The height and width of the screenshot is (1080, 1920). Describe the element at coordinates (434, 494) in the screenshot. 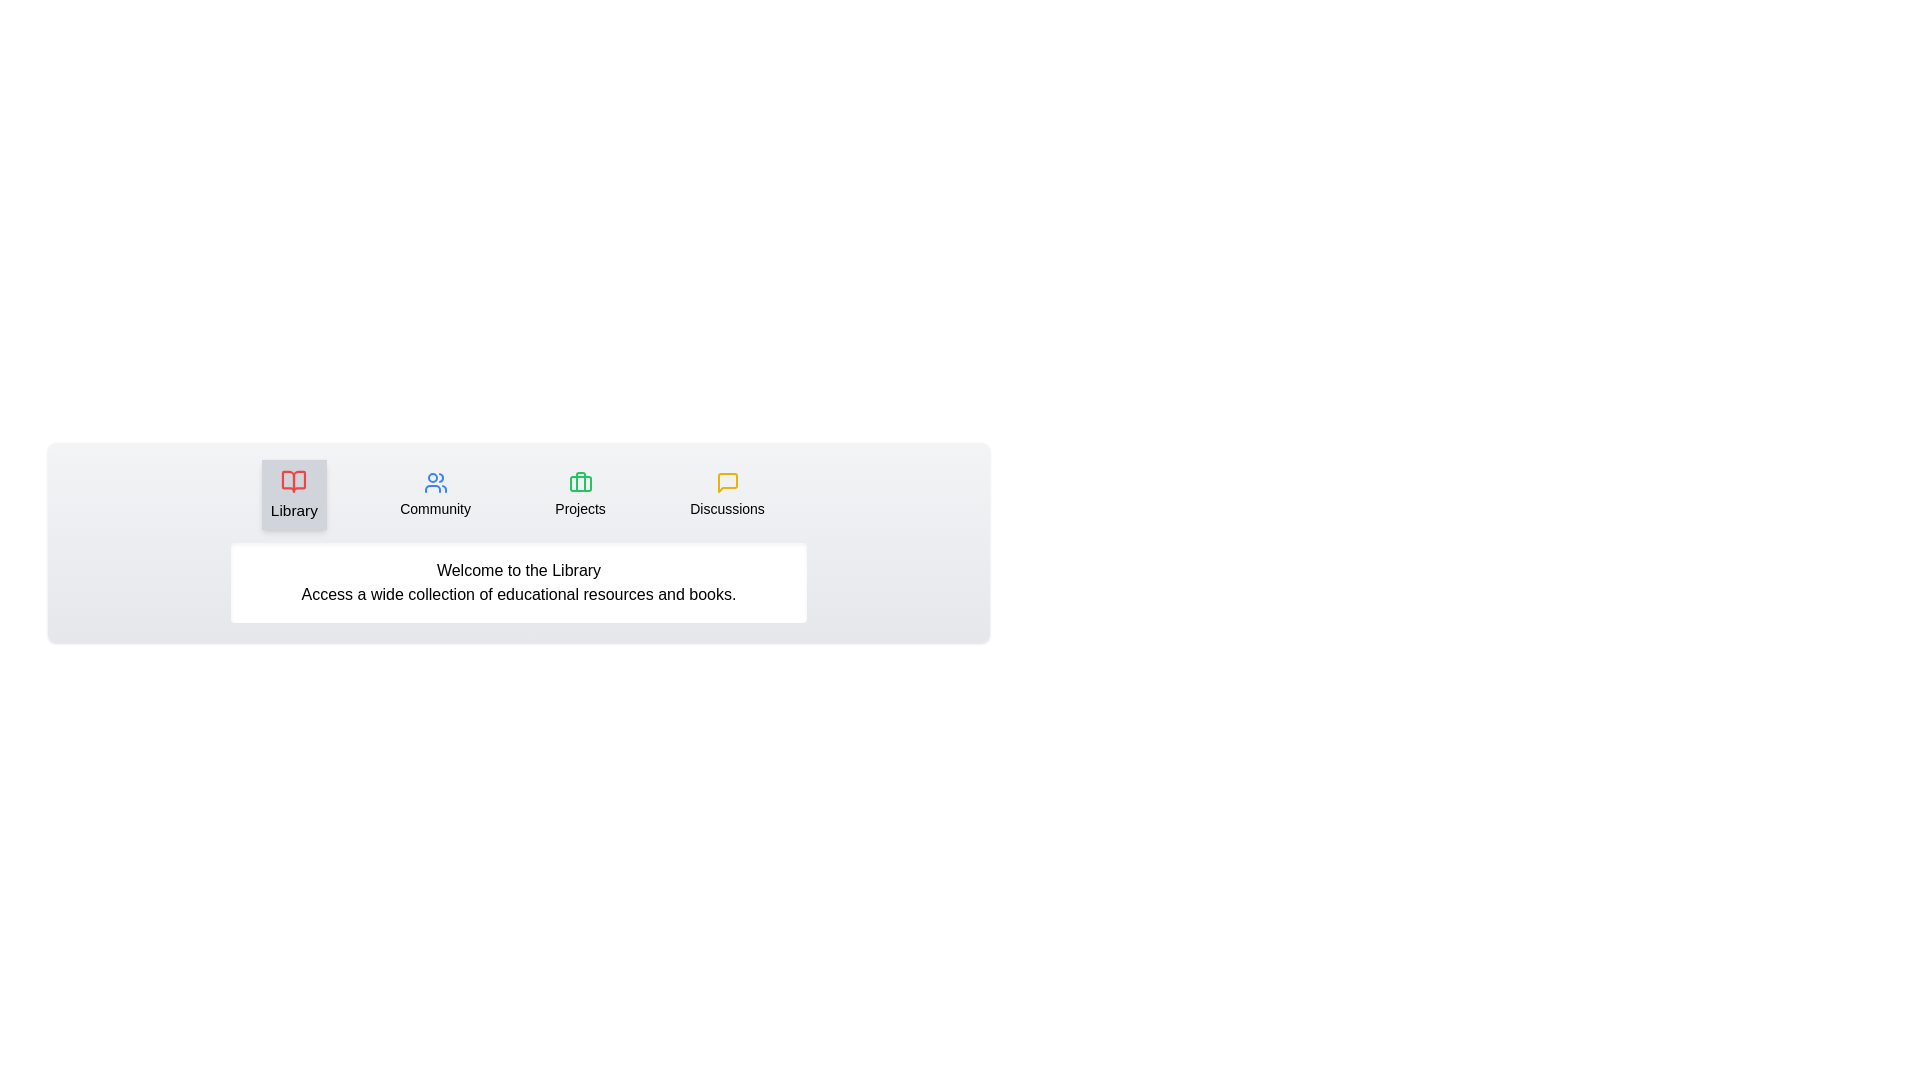

I see `the 'Community' button, which features a user icon in blue with the text 'Community' below it` at that location.